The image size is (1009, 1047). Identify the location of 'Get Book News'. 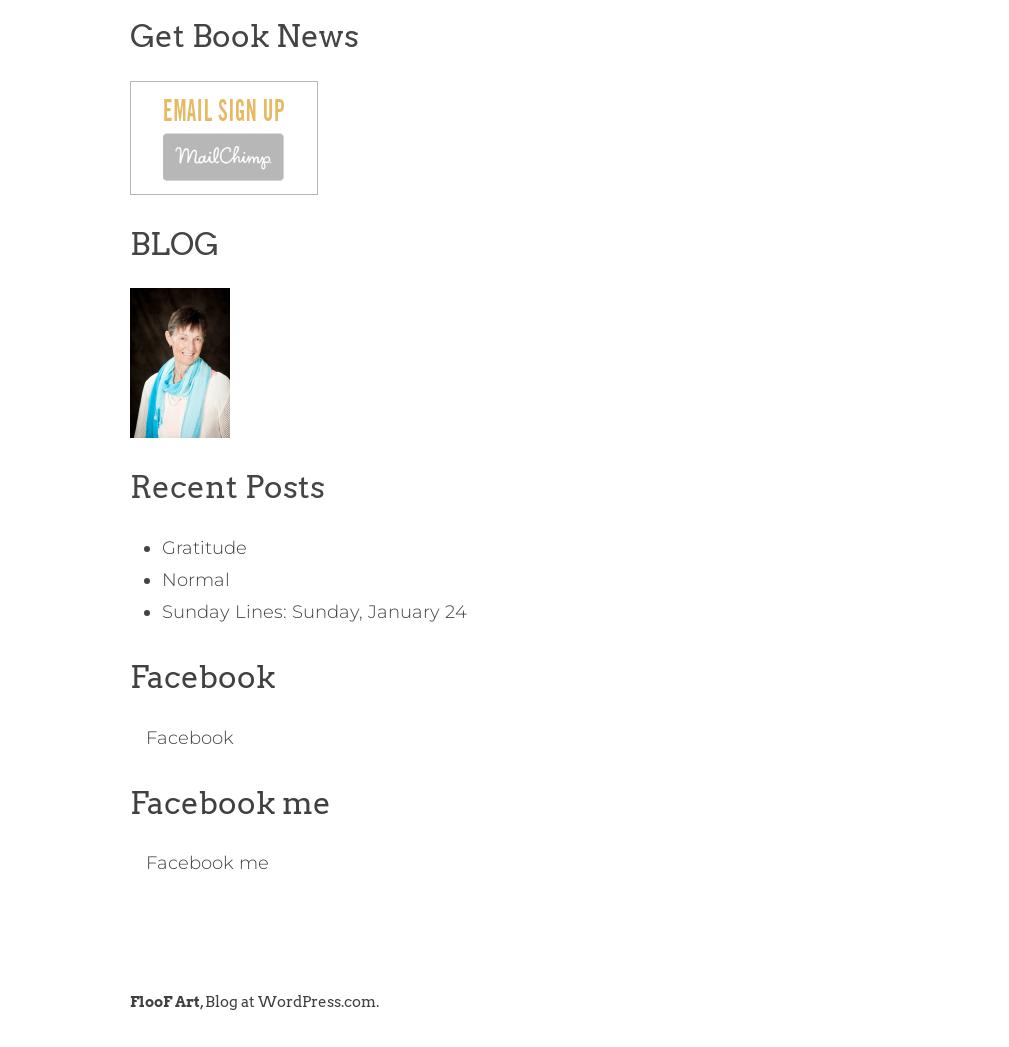
(127, 35).